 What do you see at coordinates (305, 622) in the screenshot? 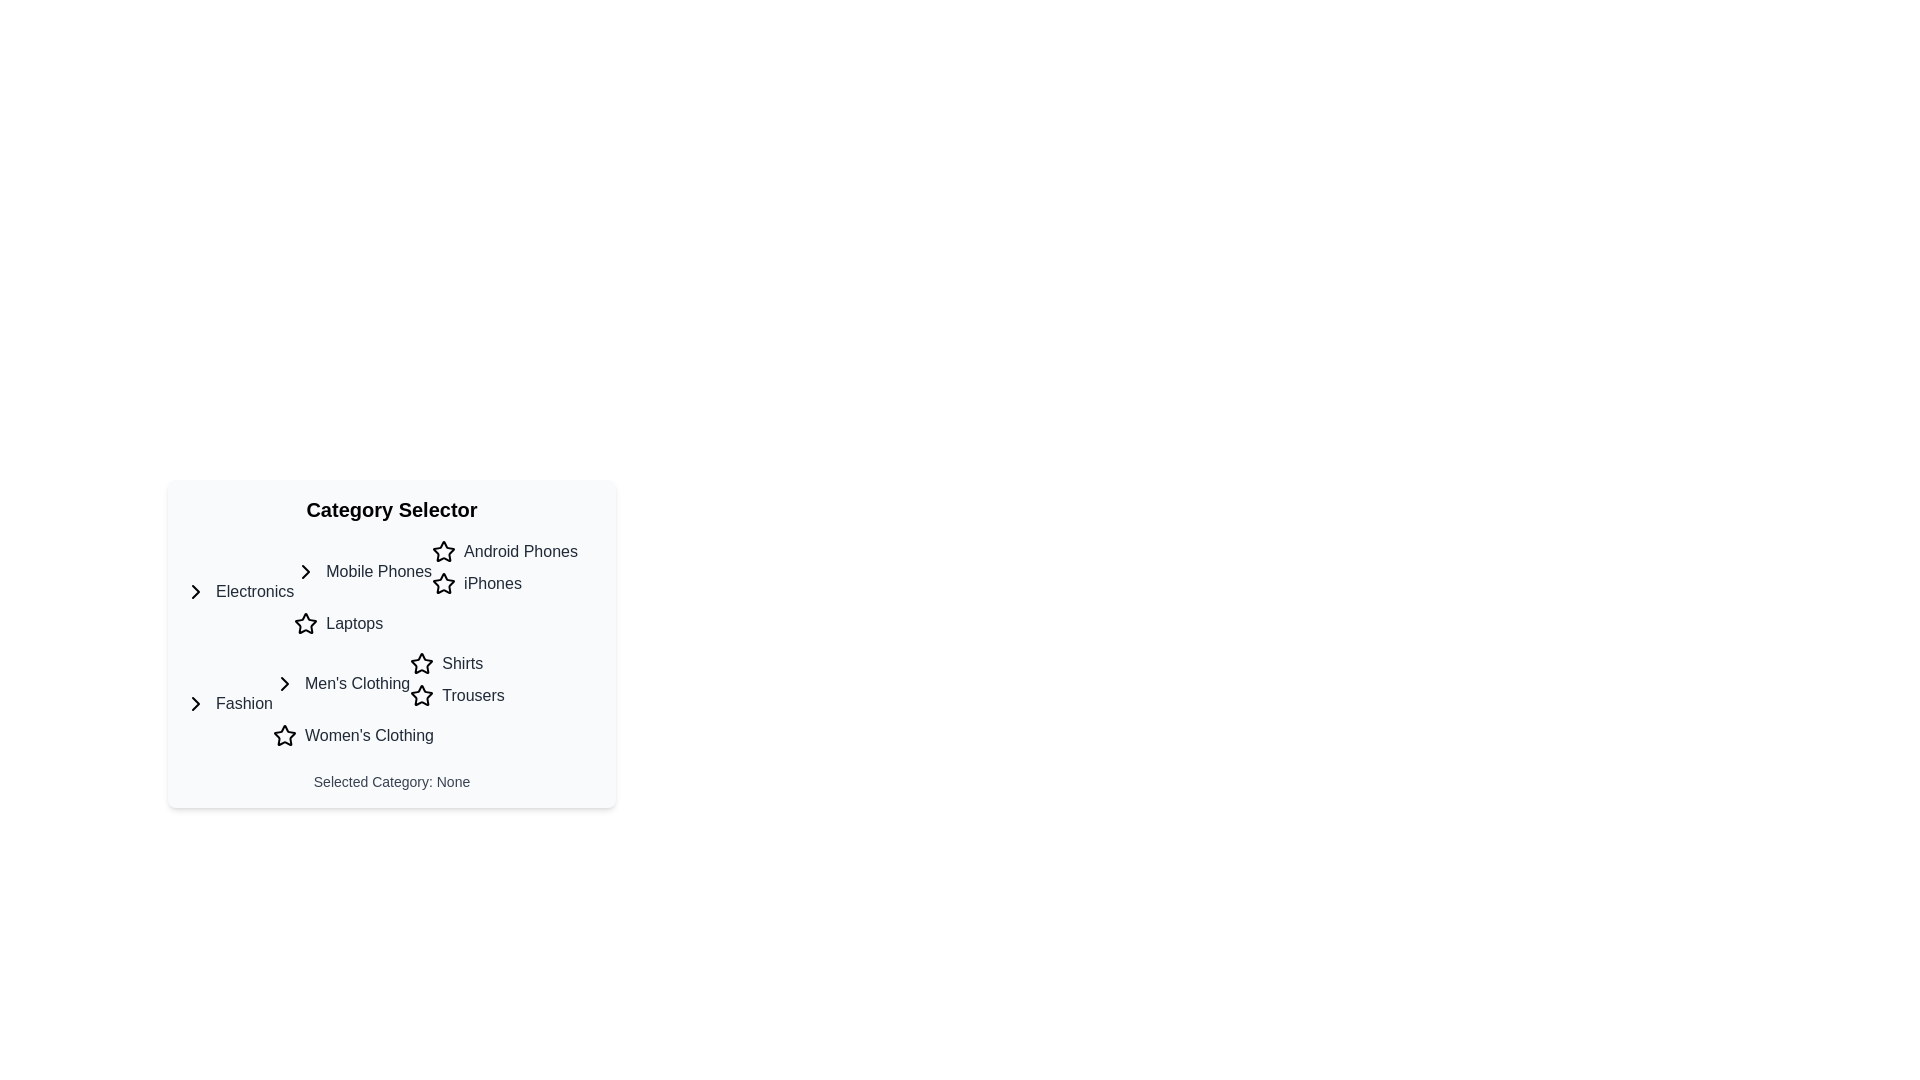
I see `the star-shaped icon located adjacent to the label 'Laptops' in the 'Electronics' section` at bounding box center [305, 622].